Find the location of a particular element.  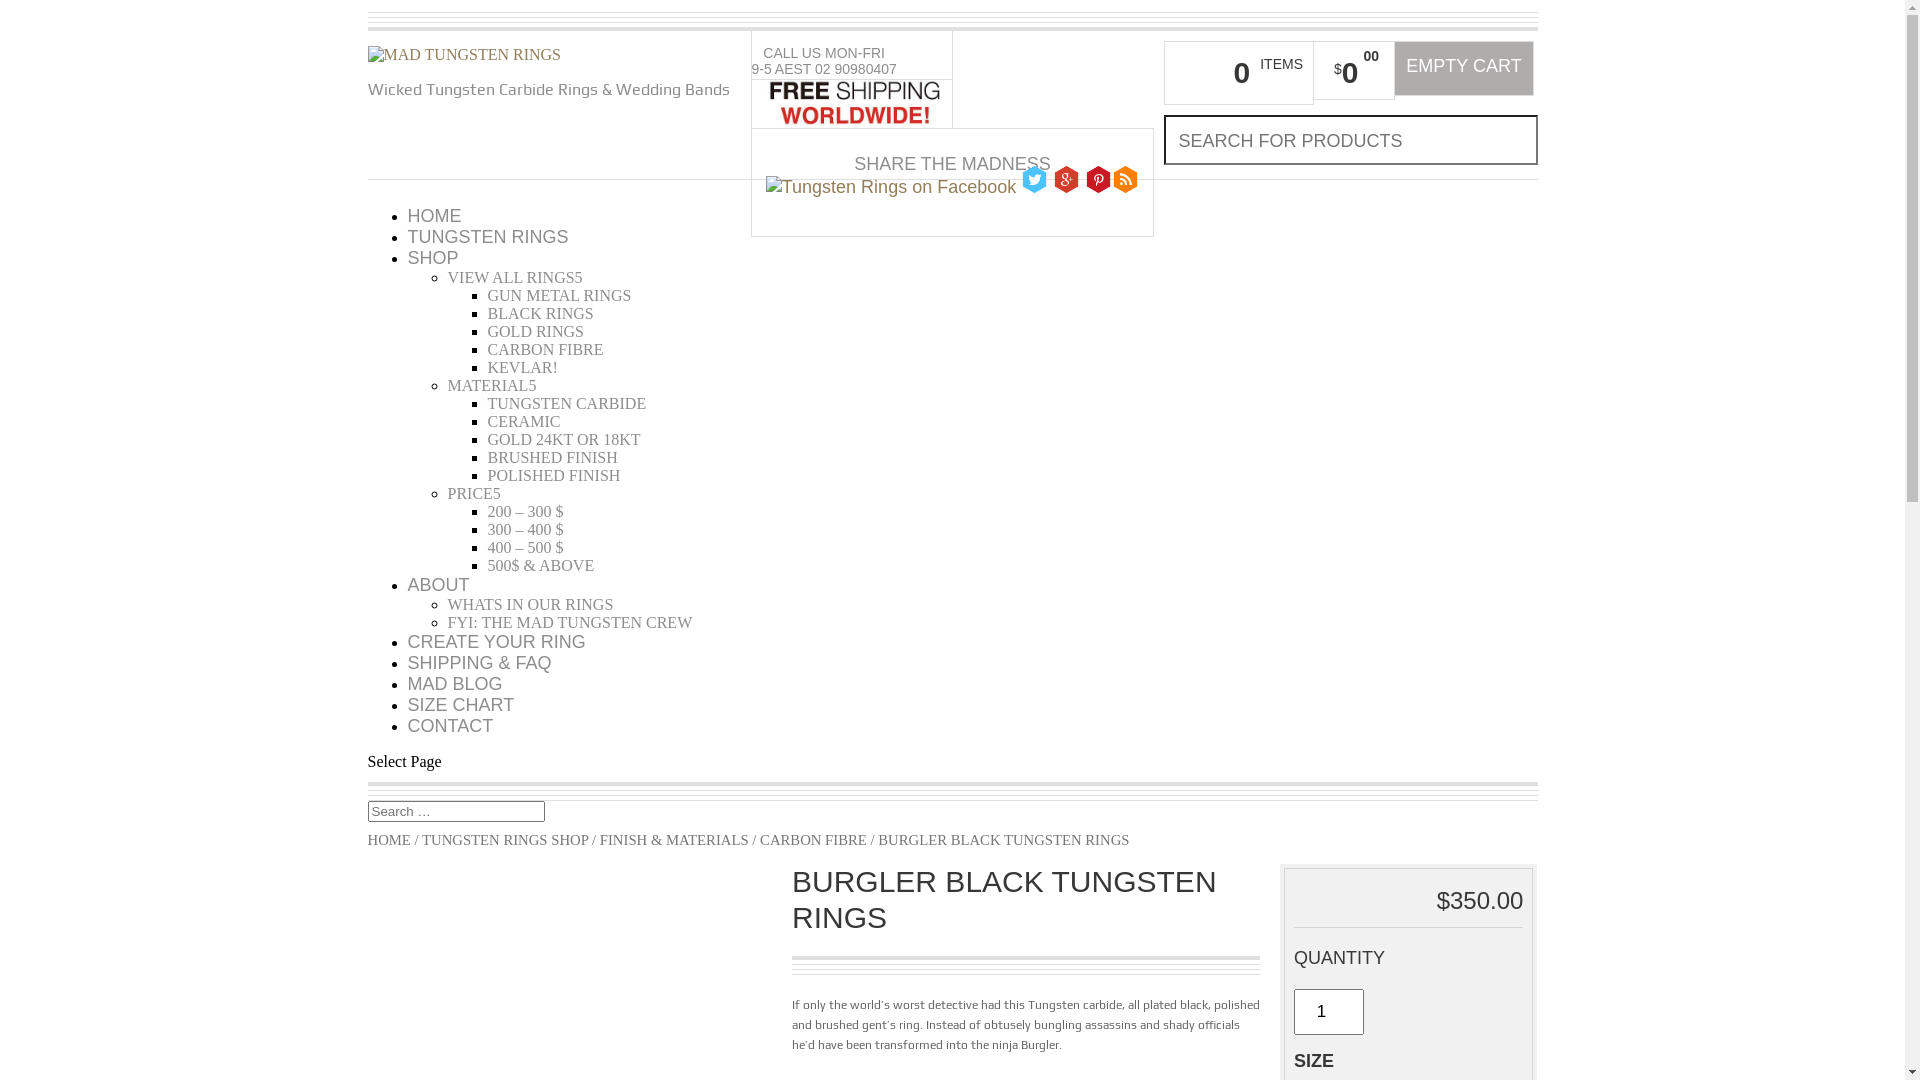

'CARBON FIBRE' is located at coordinates (758, 840).